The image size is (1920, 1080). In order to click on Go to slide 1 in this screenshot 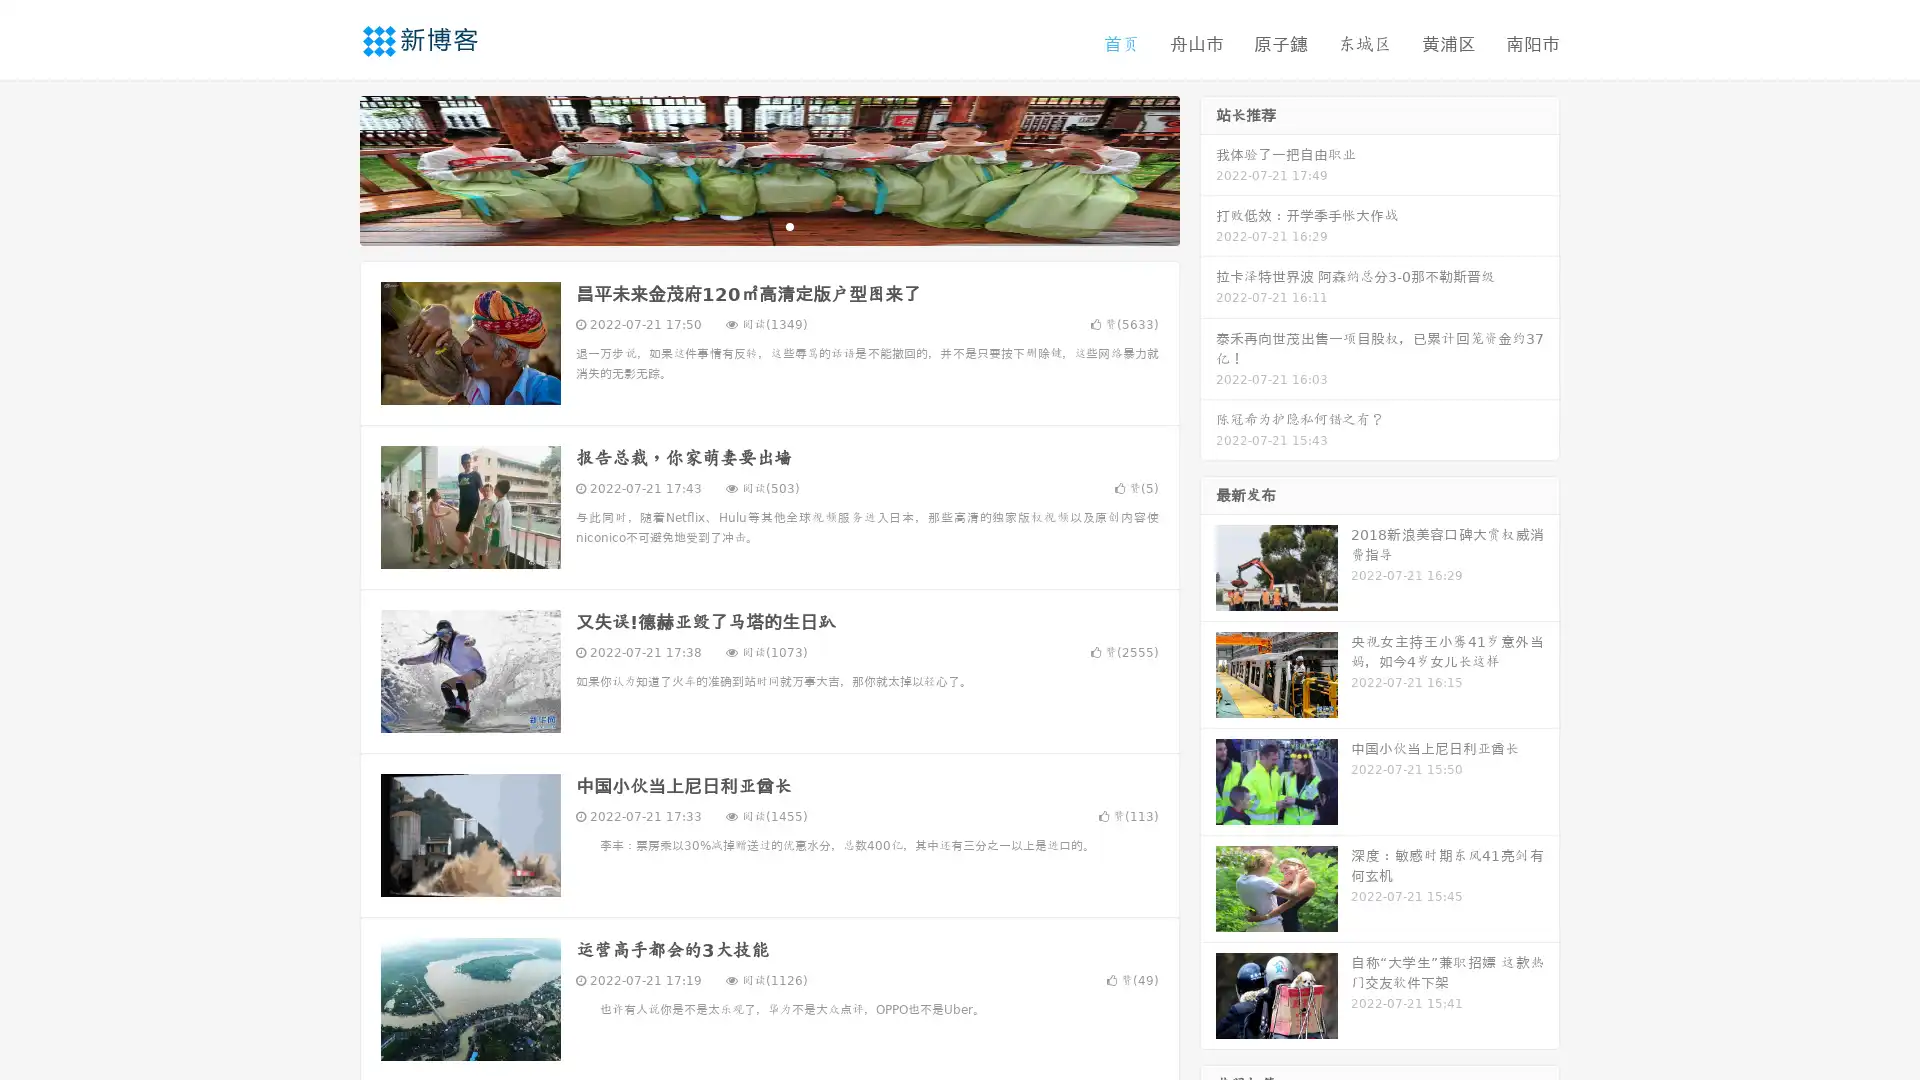, I will do `click(748, 225)`.